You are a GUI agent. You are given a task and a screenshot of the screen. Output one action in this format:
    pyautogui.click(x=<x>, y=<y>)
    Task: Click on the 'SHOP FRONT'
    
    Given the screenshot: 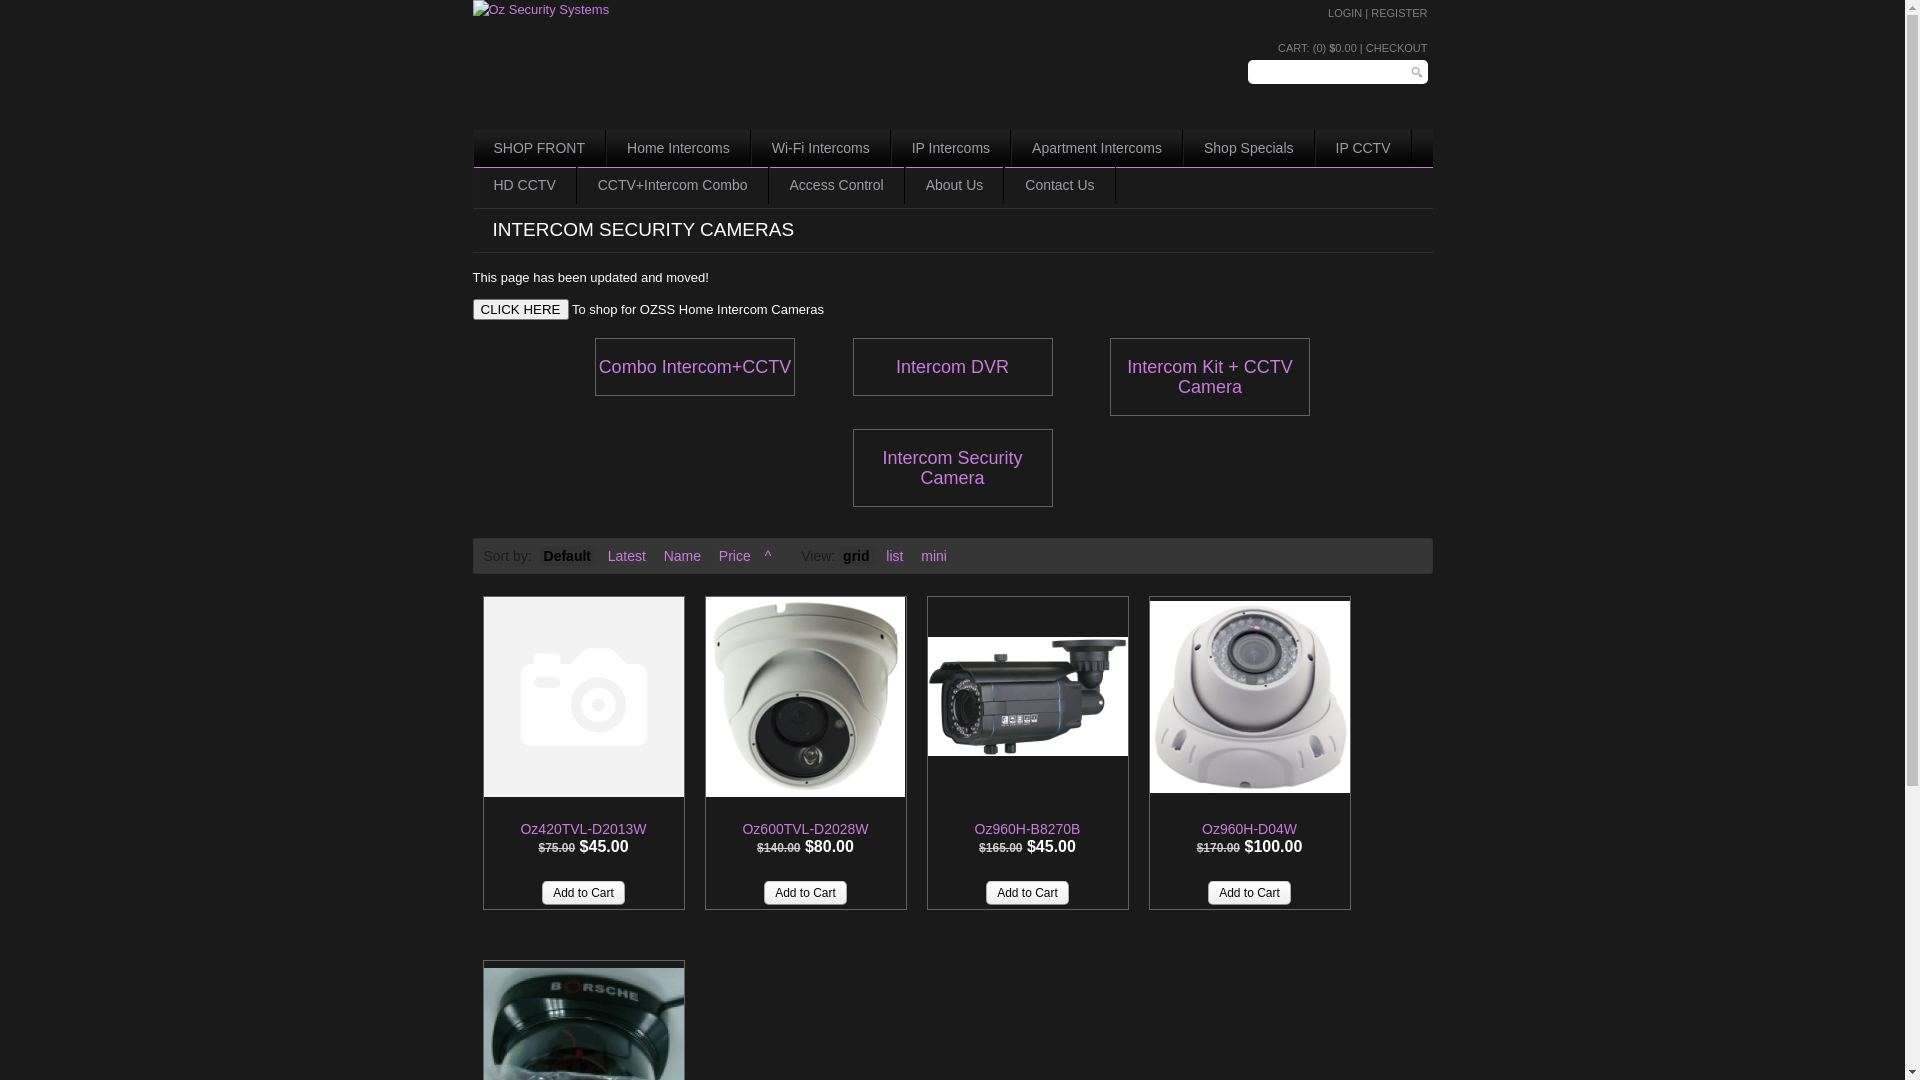 What is the action you would take?
    pyautogui.click(x=538, y=147)
    